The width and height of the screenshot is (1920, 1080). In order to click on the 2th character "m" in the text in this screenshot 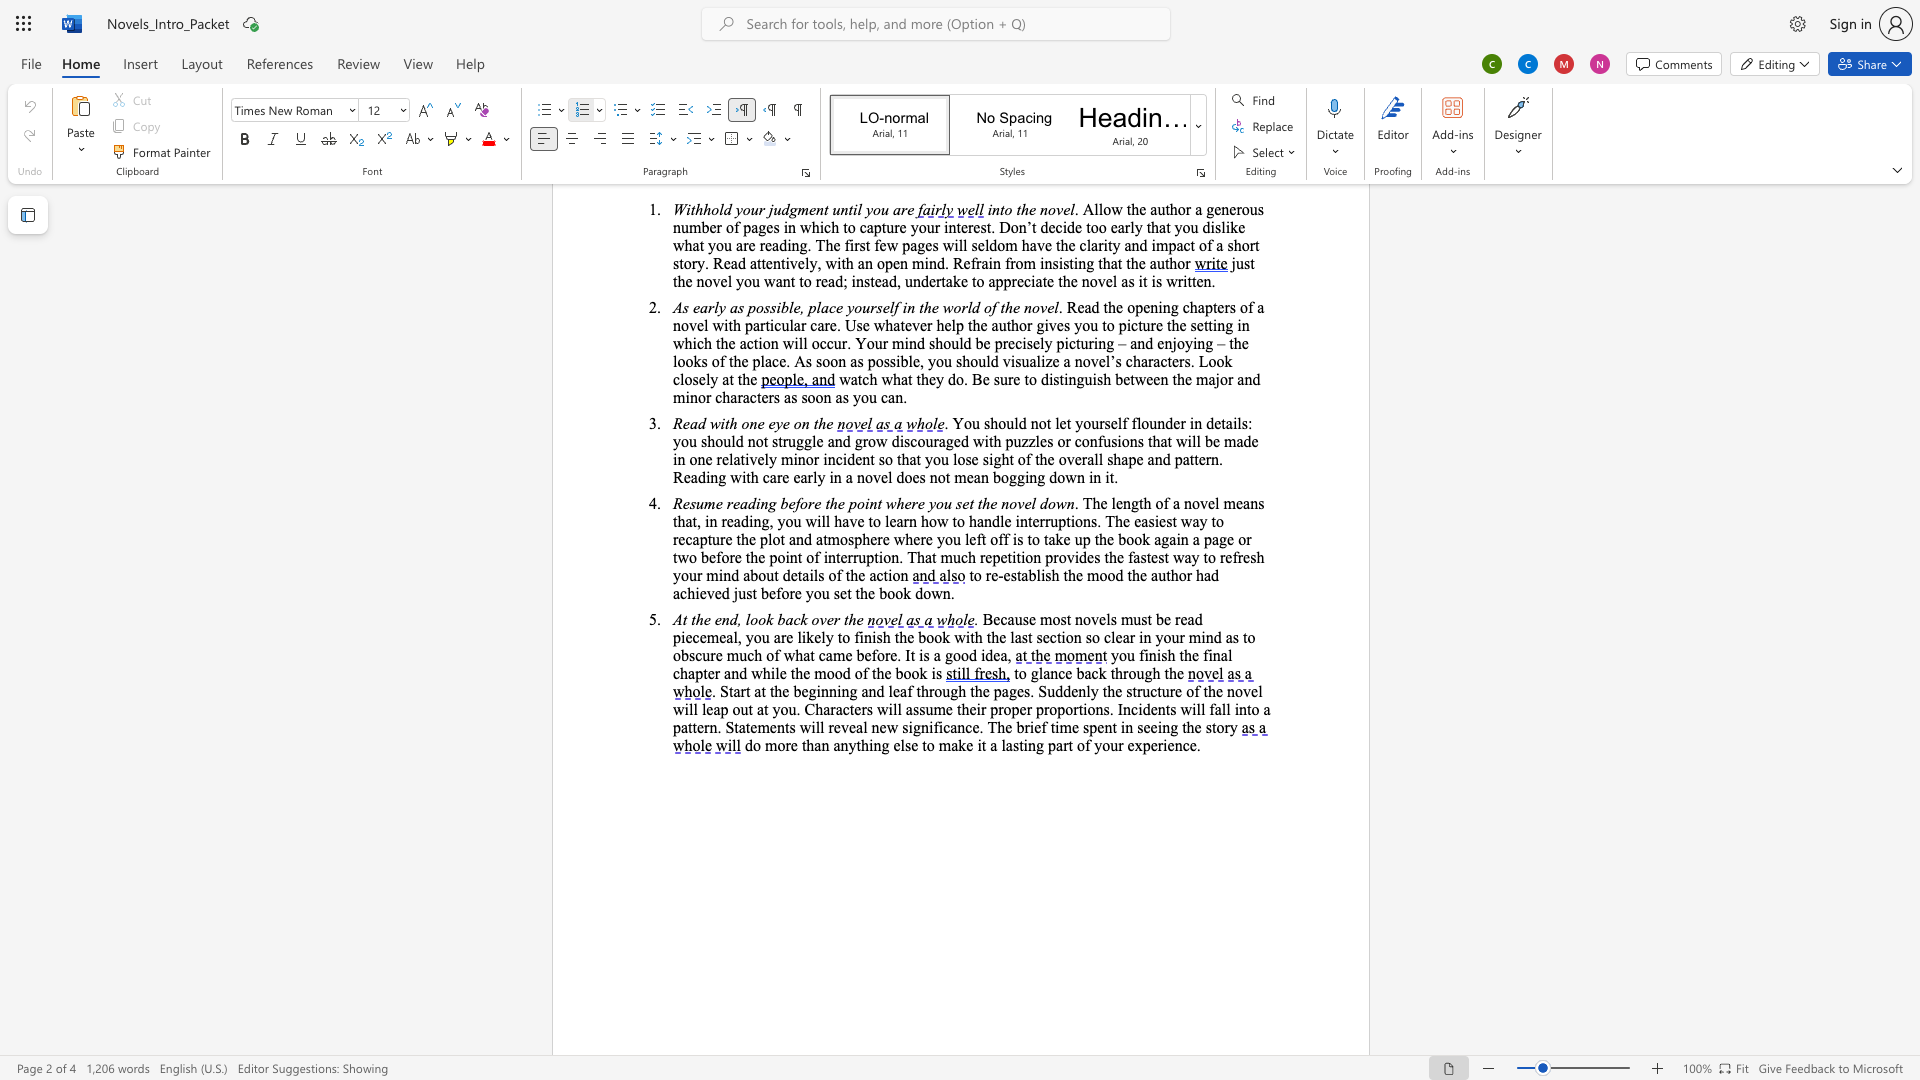, I will do `click(1127, 618)`.